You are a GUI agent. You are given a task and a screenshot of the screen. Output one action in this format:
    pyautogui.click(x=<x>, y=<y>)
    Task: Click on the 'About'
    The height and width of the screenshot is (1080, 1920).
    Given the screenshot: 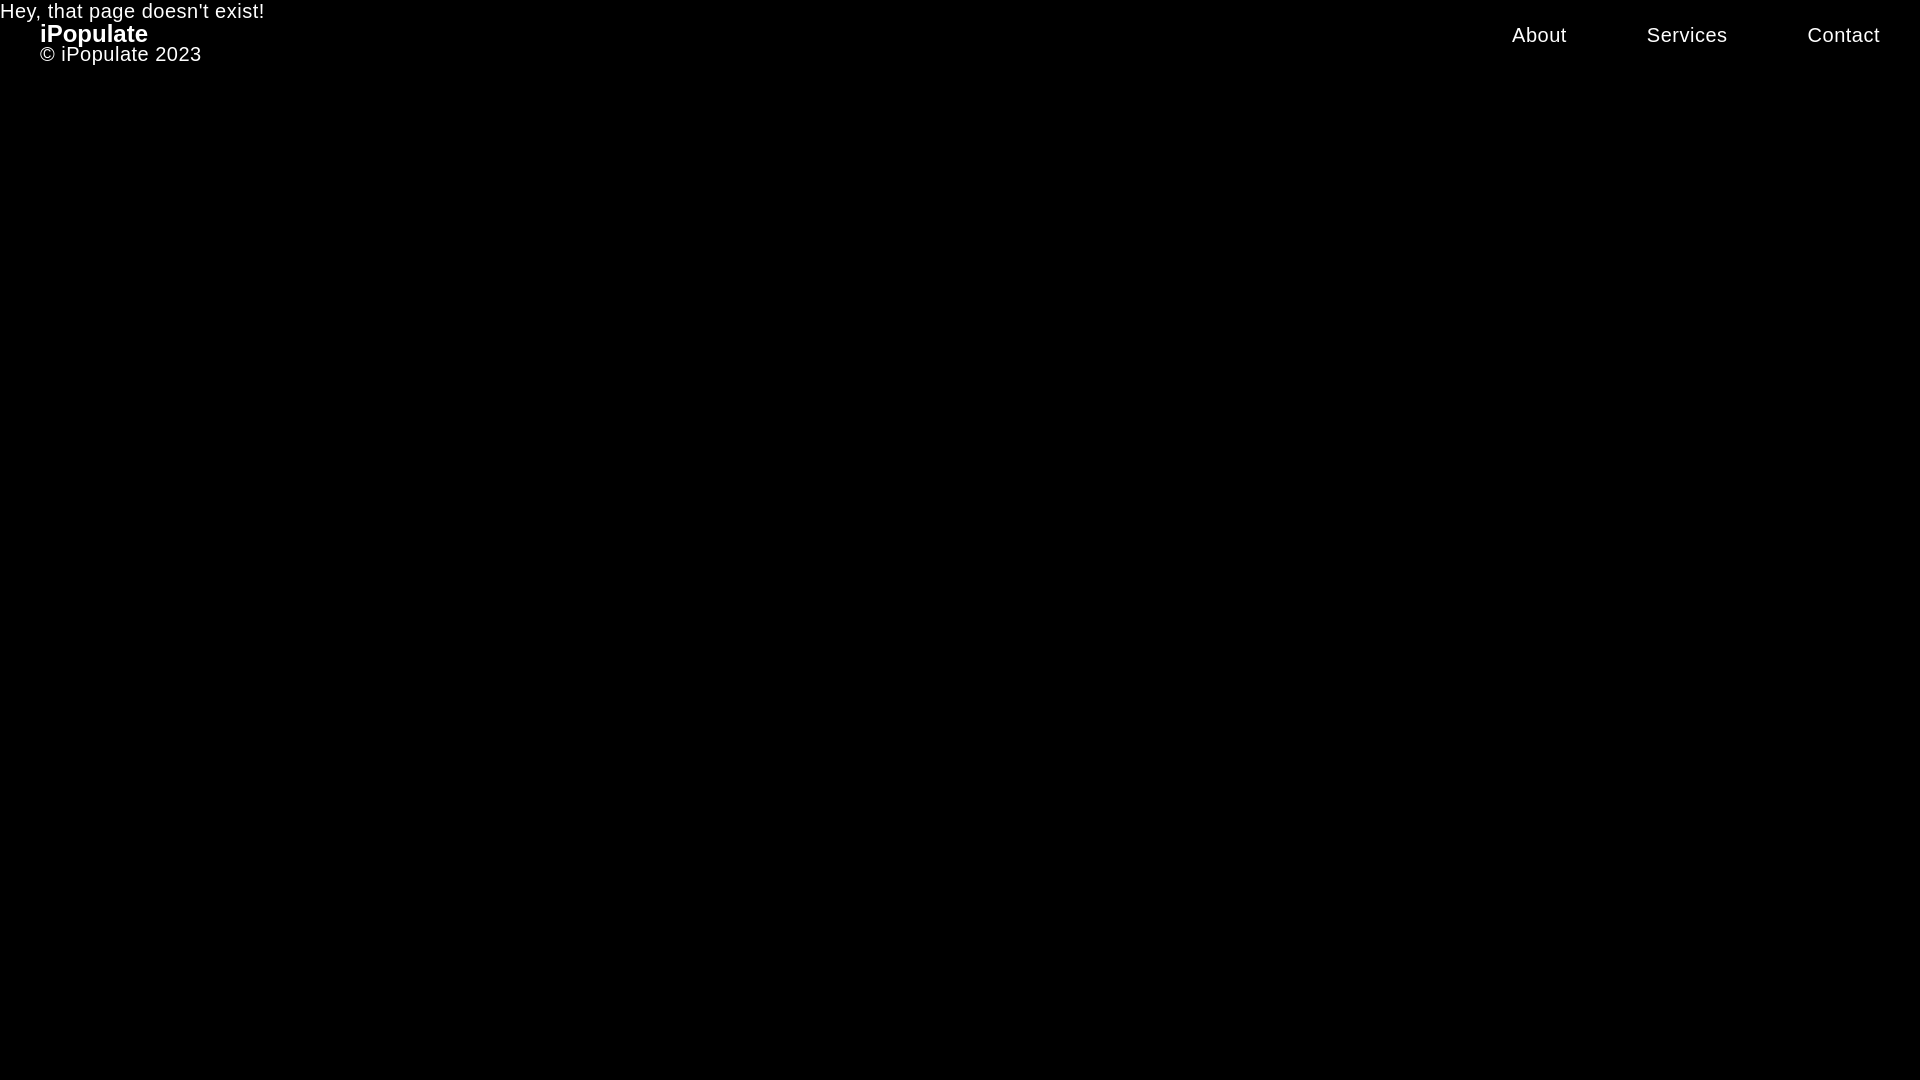 What is the action you would take?
    pyautogui.click(x=1538, y=34)
    